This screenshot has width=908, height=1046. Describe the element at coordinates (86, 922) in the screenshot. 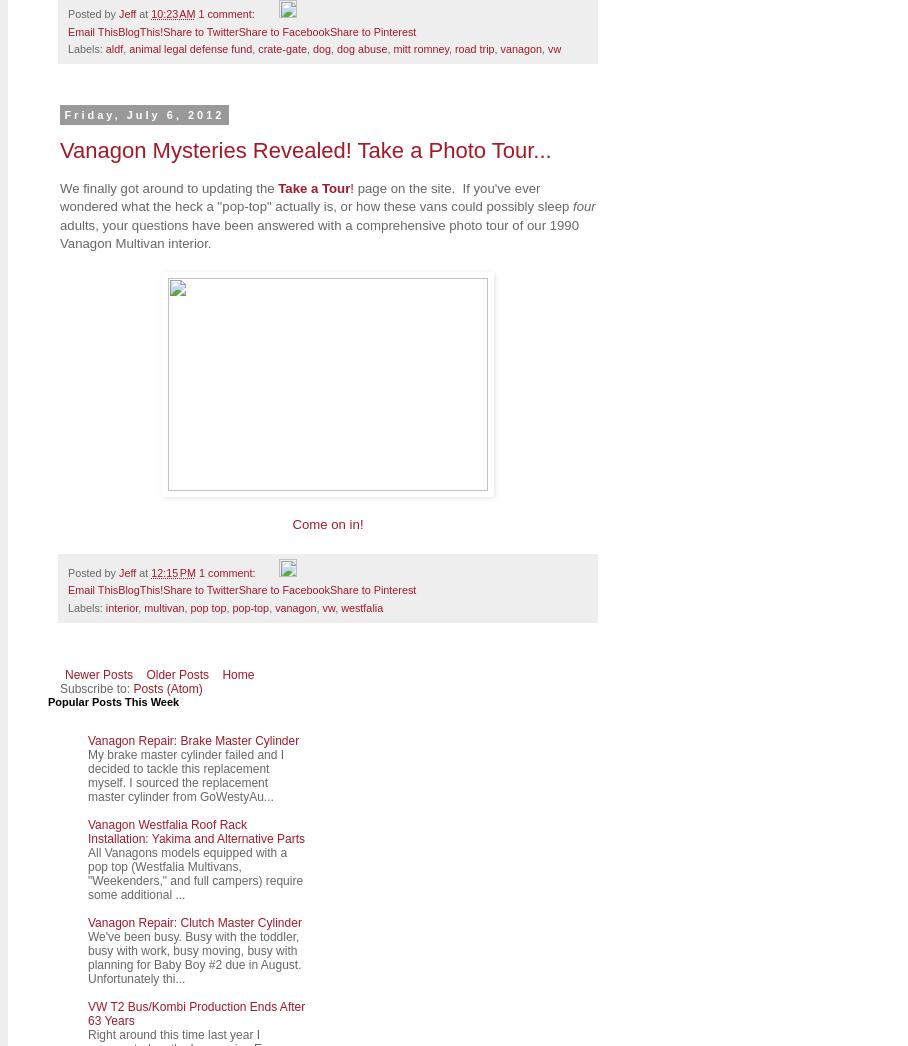

I see `'Vanagon Repair: Clutch Master Cylinder'` at that location.